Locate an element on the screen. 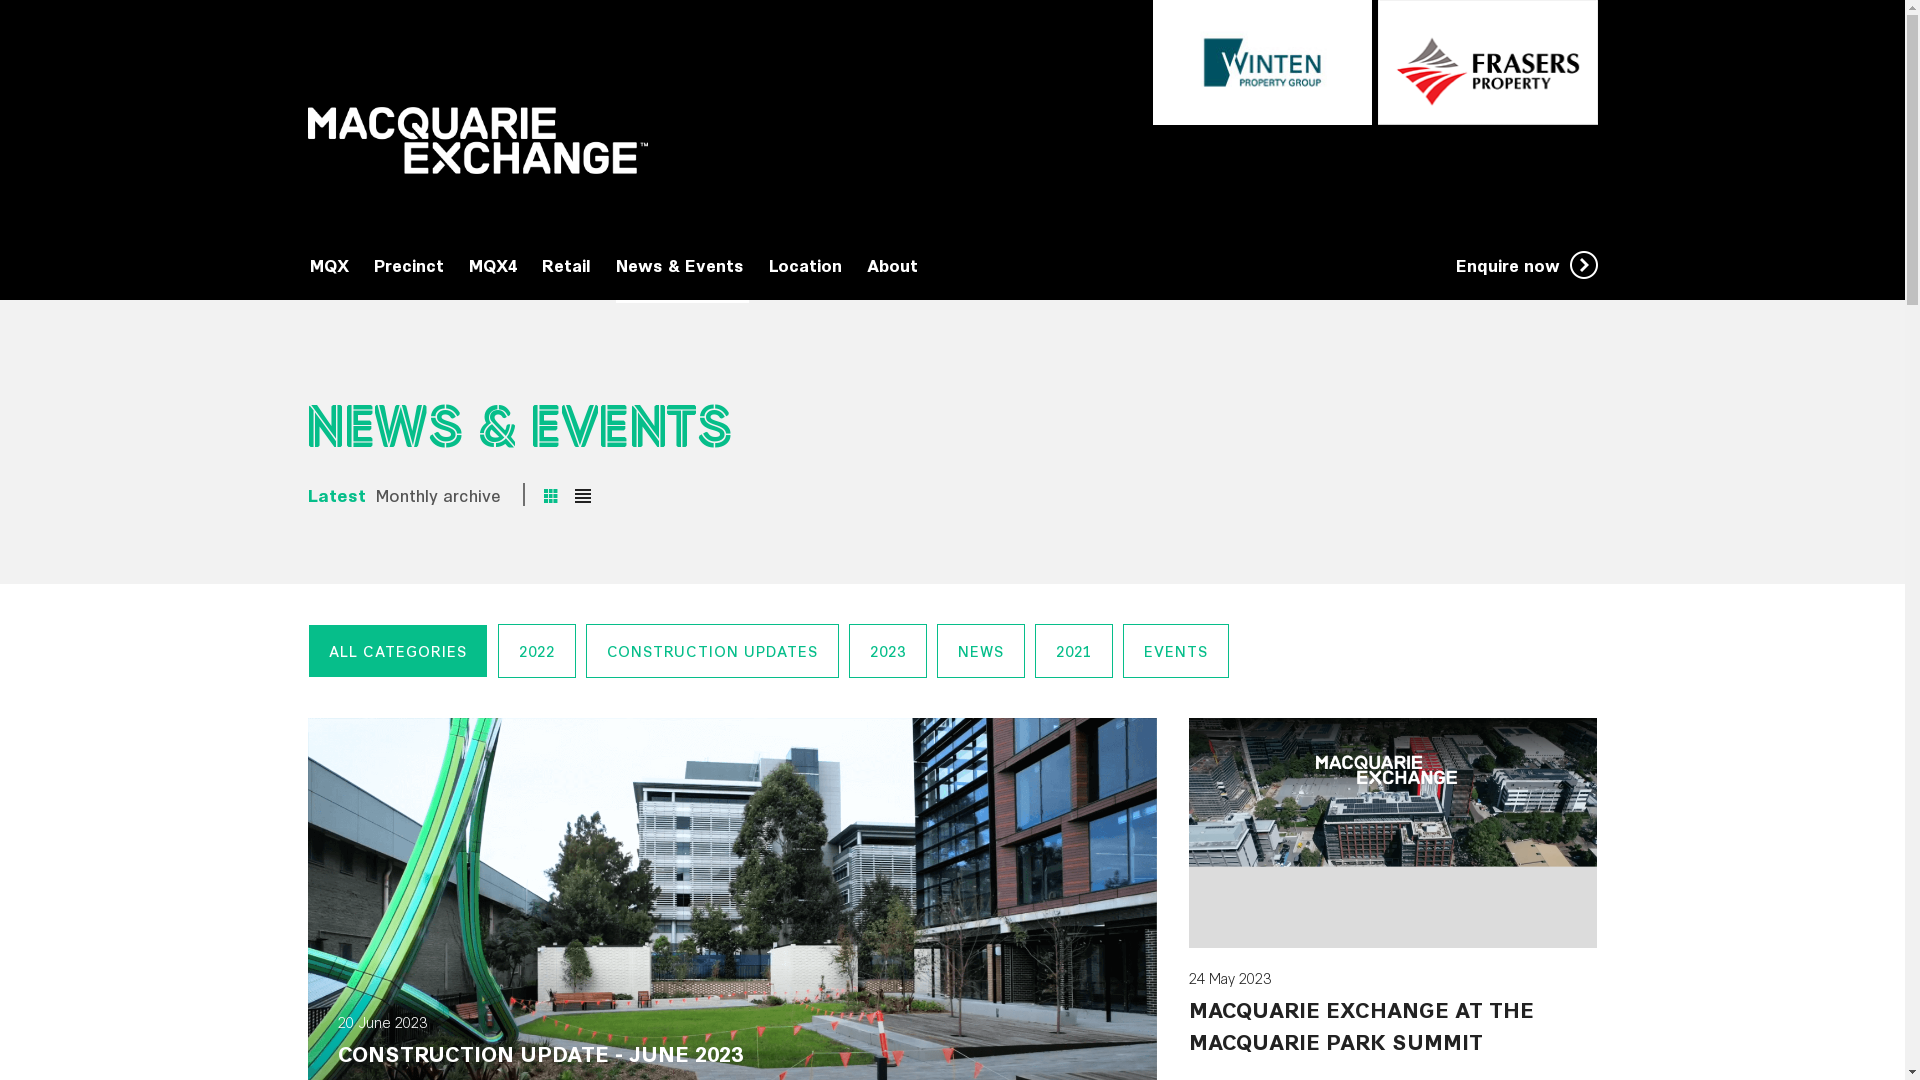 This screenshot has width=1920, height=1080. 'Precinct' is located at coordinates (374, 264).